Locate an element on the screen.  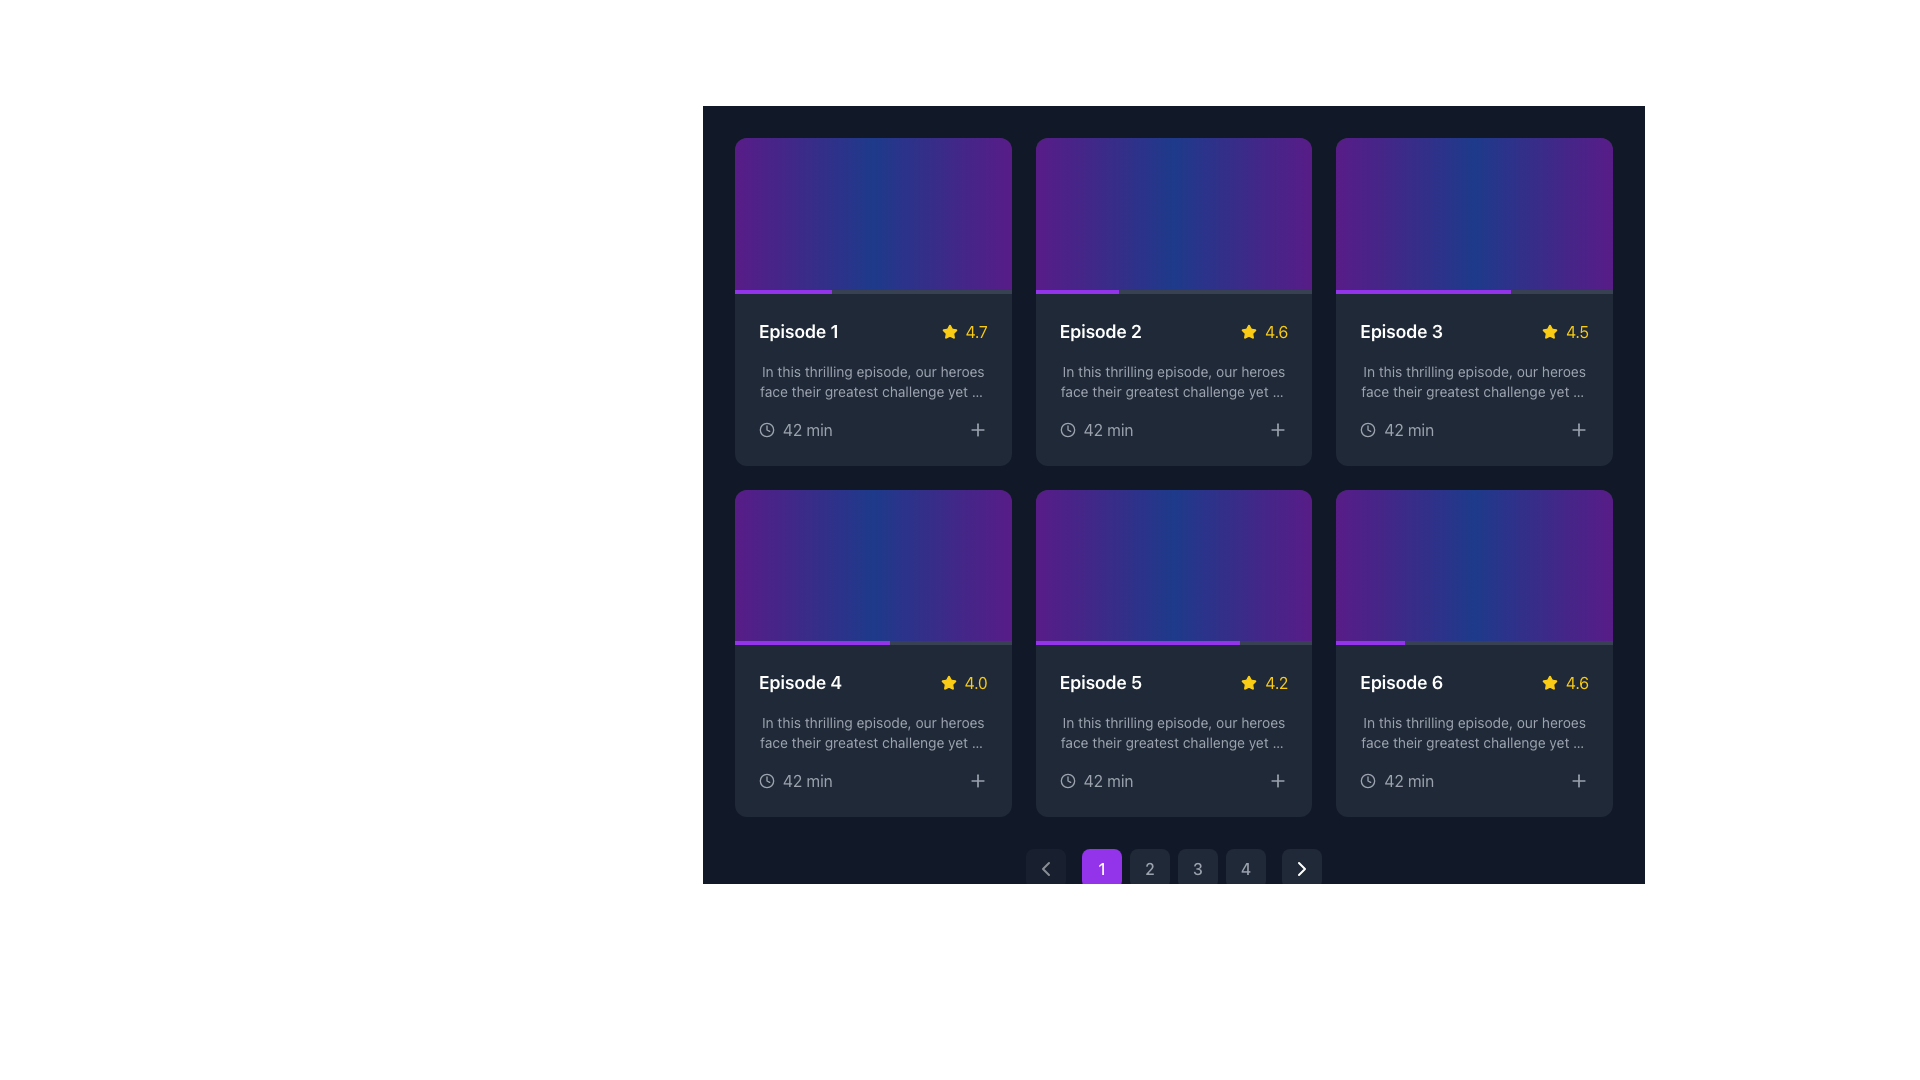
the star-shaped icon with a yellow fill and black outline located in the top-right corner of the 'Episode 1' card, which is aligned with the numerical rating (4.7) to its right is located at coordinates (948, 330).